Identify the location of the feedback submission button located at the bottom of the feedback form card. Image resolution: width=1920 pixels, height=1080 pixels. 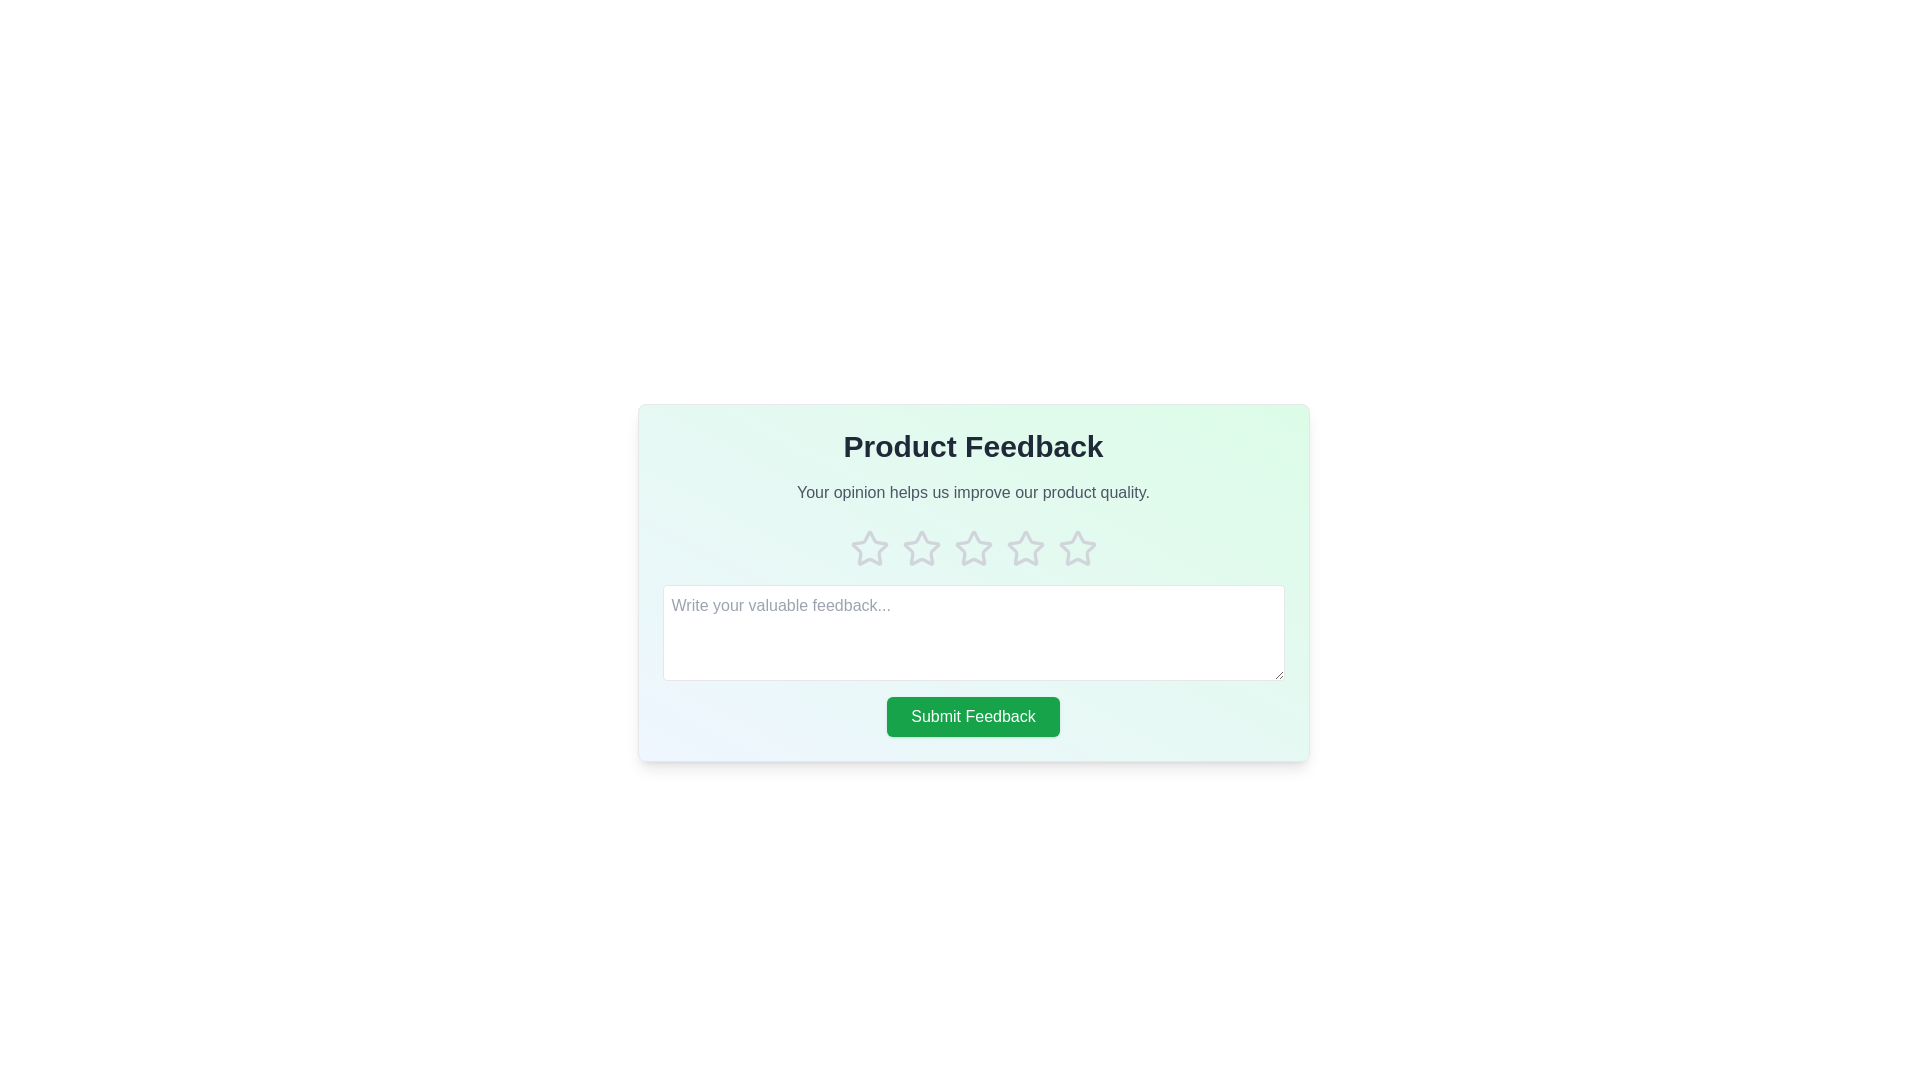
(973, 716).